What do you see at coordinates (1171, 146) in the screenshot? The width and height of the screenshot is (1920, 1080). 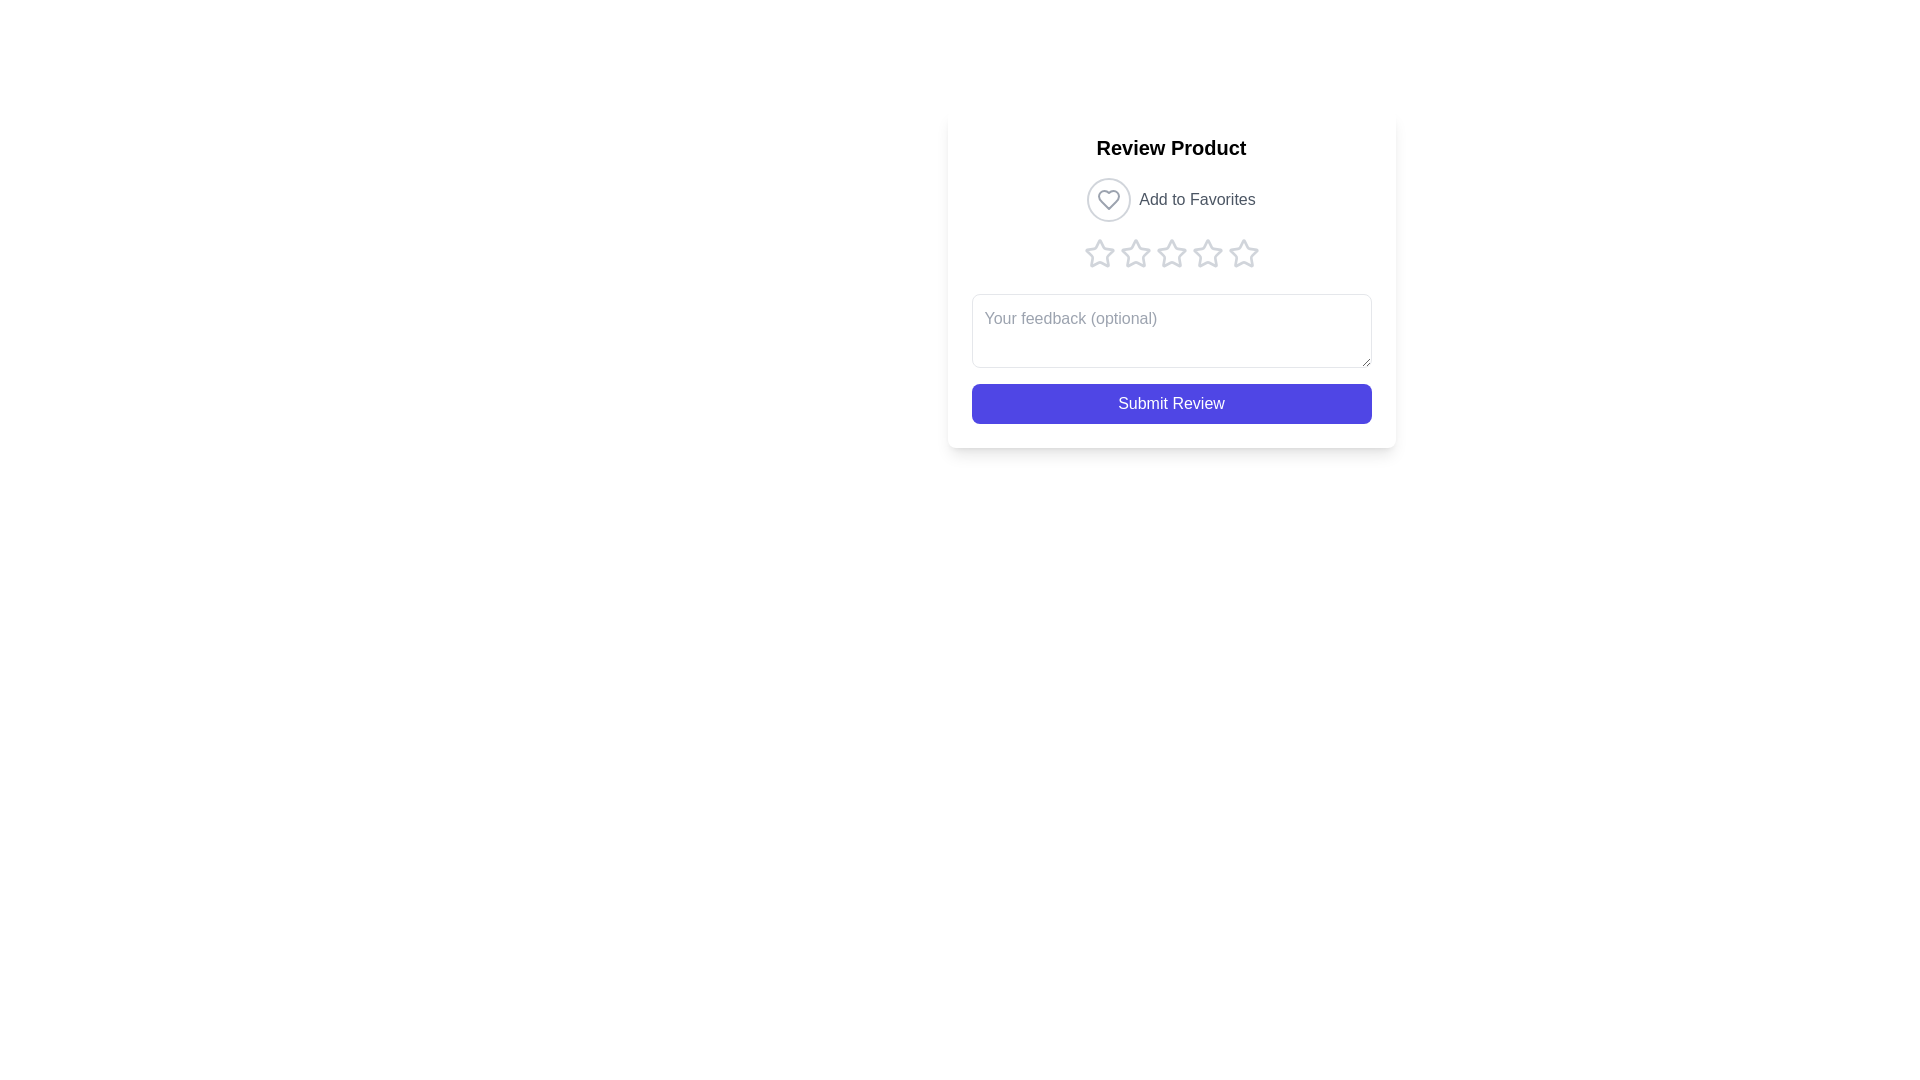 I see `the header text element located at the top of the card-like UI component, which provides context for product review` at bounding box center [1171, 146].